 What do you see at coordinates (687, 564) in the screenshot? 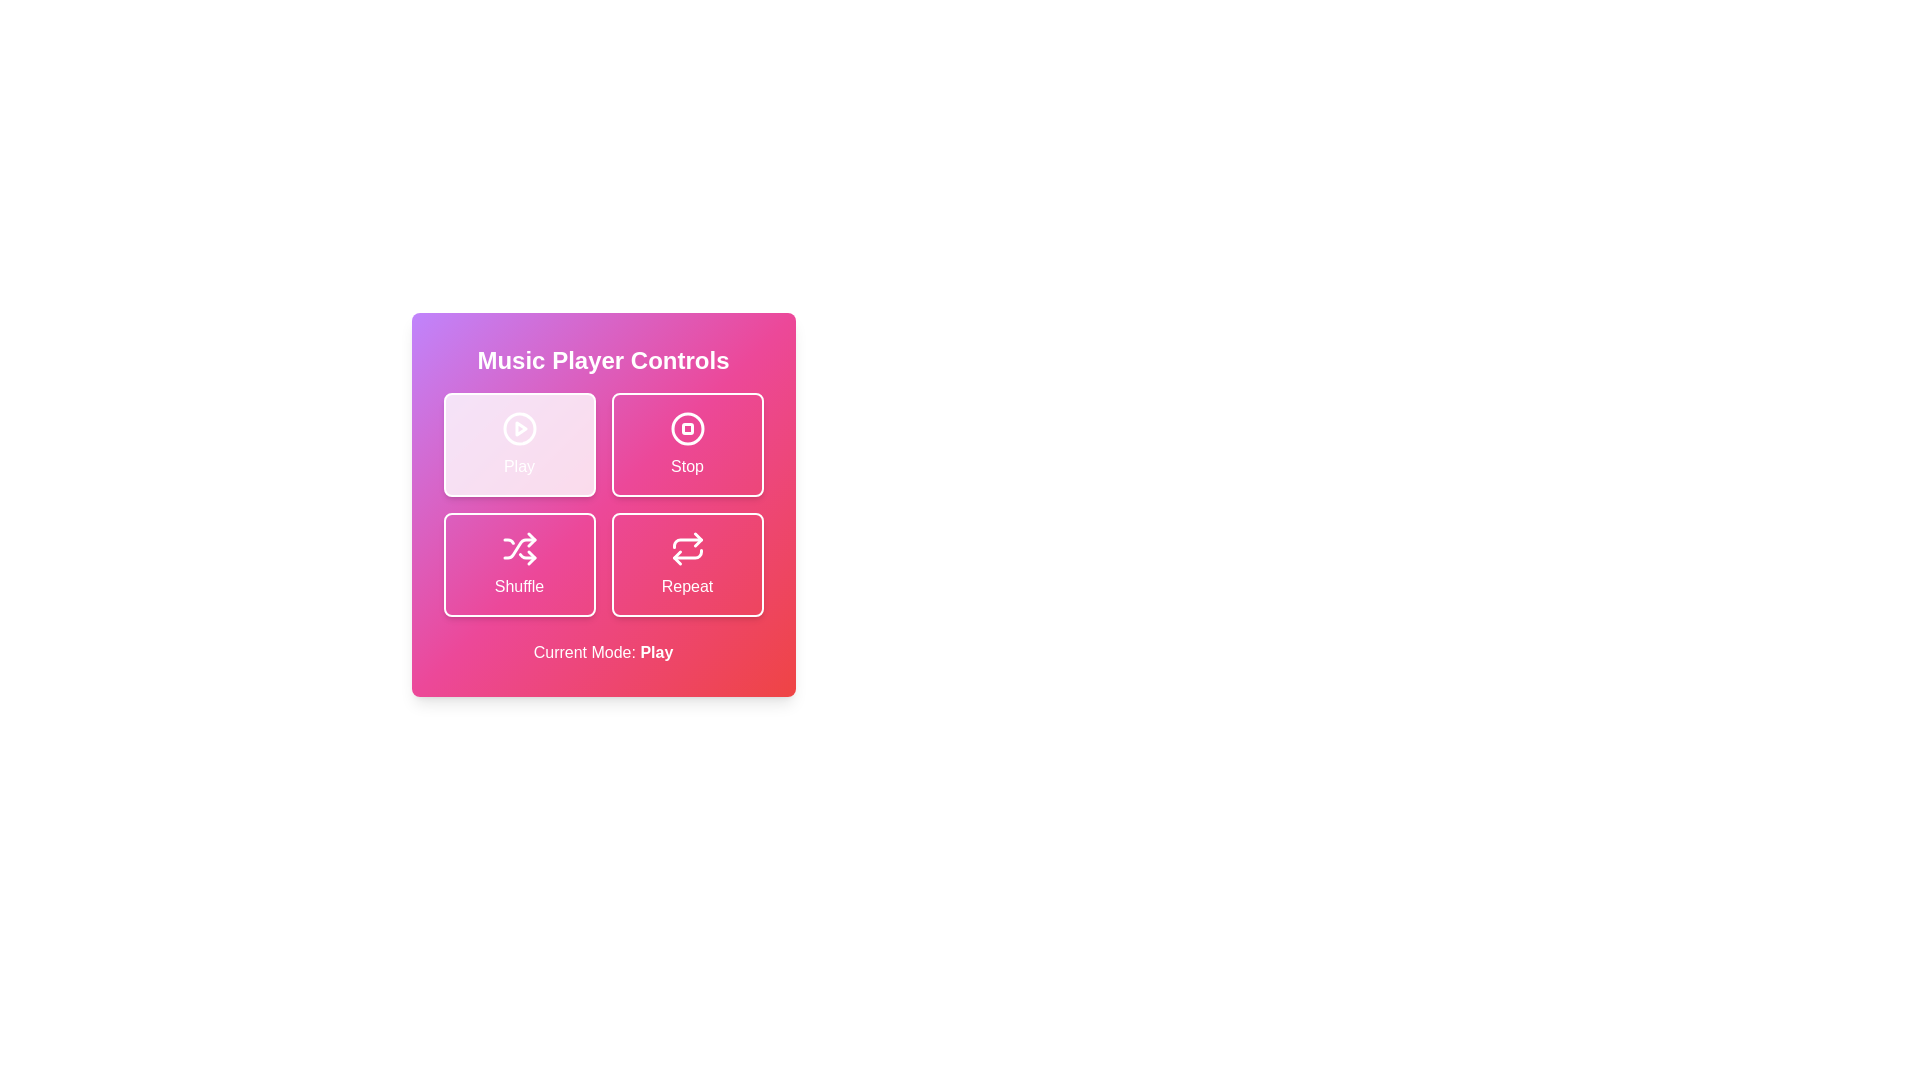
I see `the Repeat button to observe its hover effect` at bounding box center [687, 564].